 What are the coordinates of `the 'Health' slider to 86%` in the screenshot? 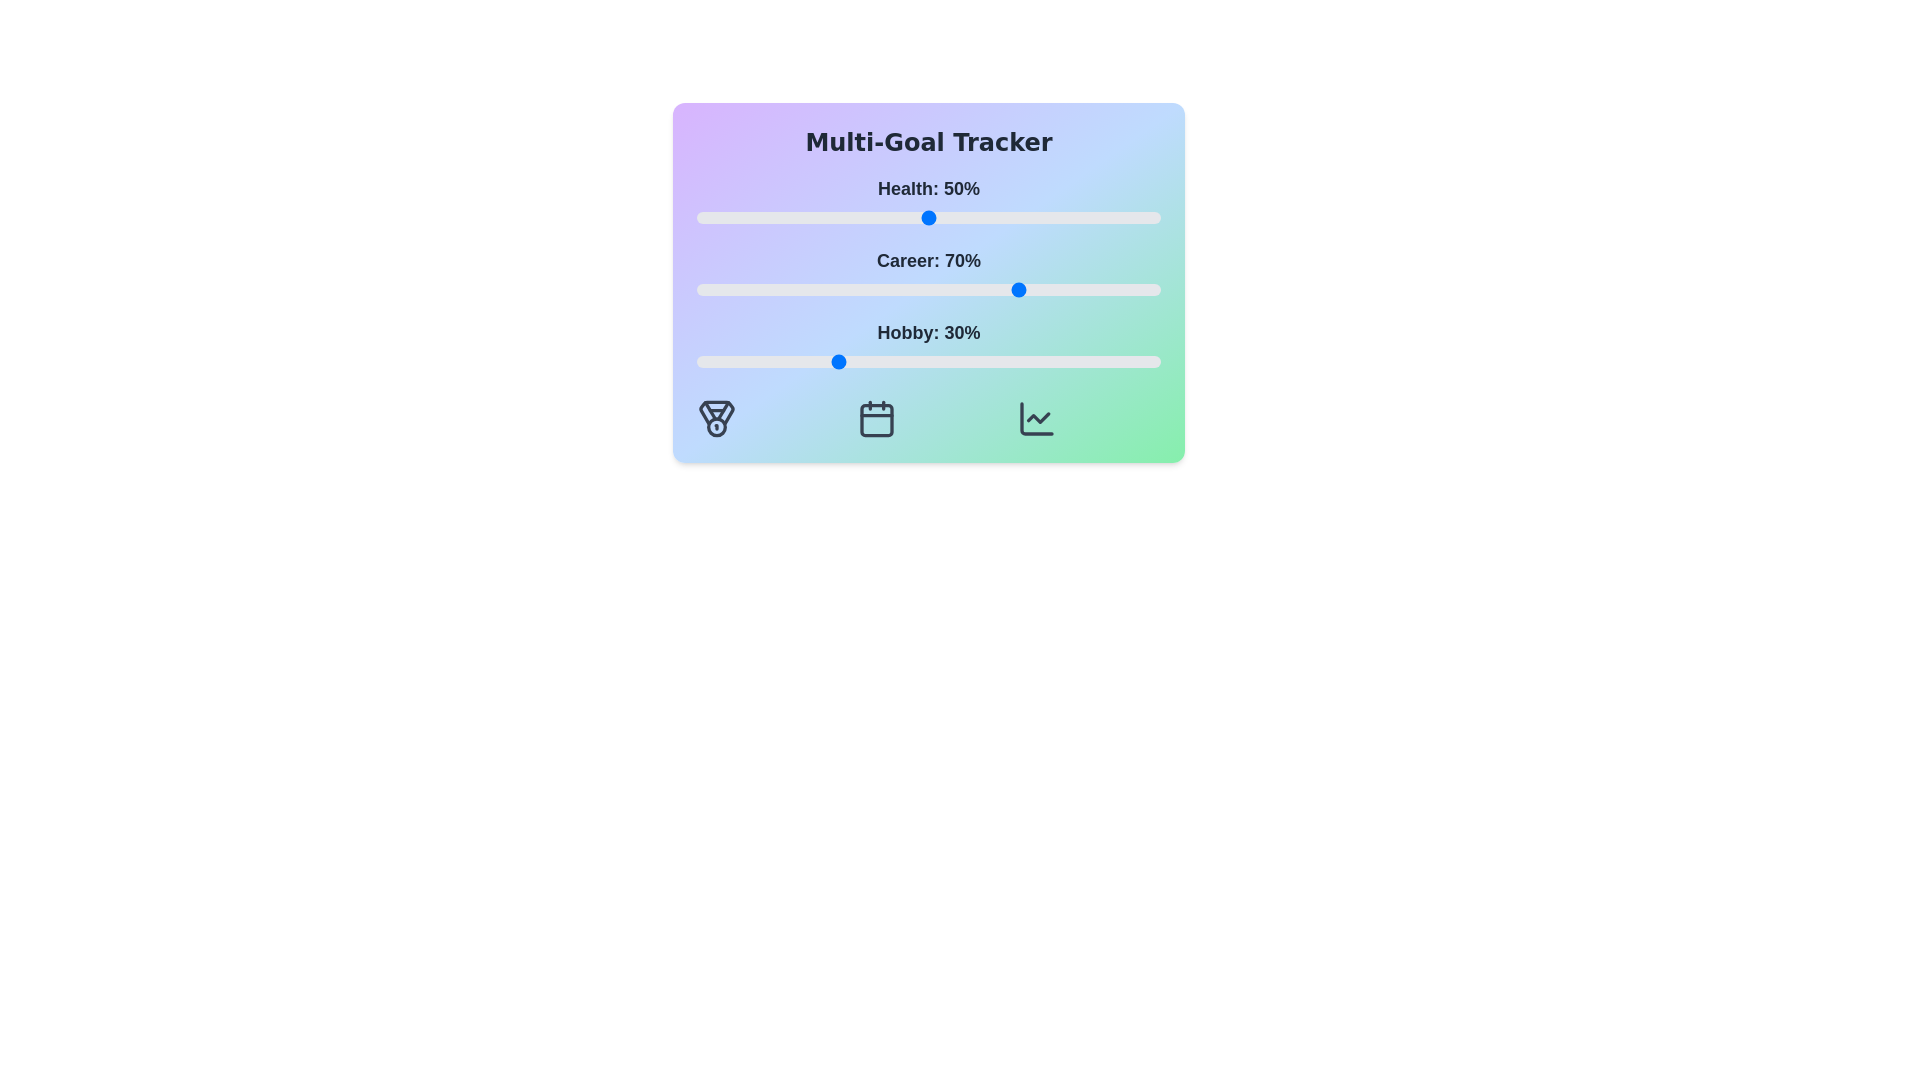 It's located at (1095, 218).